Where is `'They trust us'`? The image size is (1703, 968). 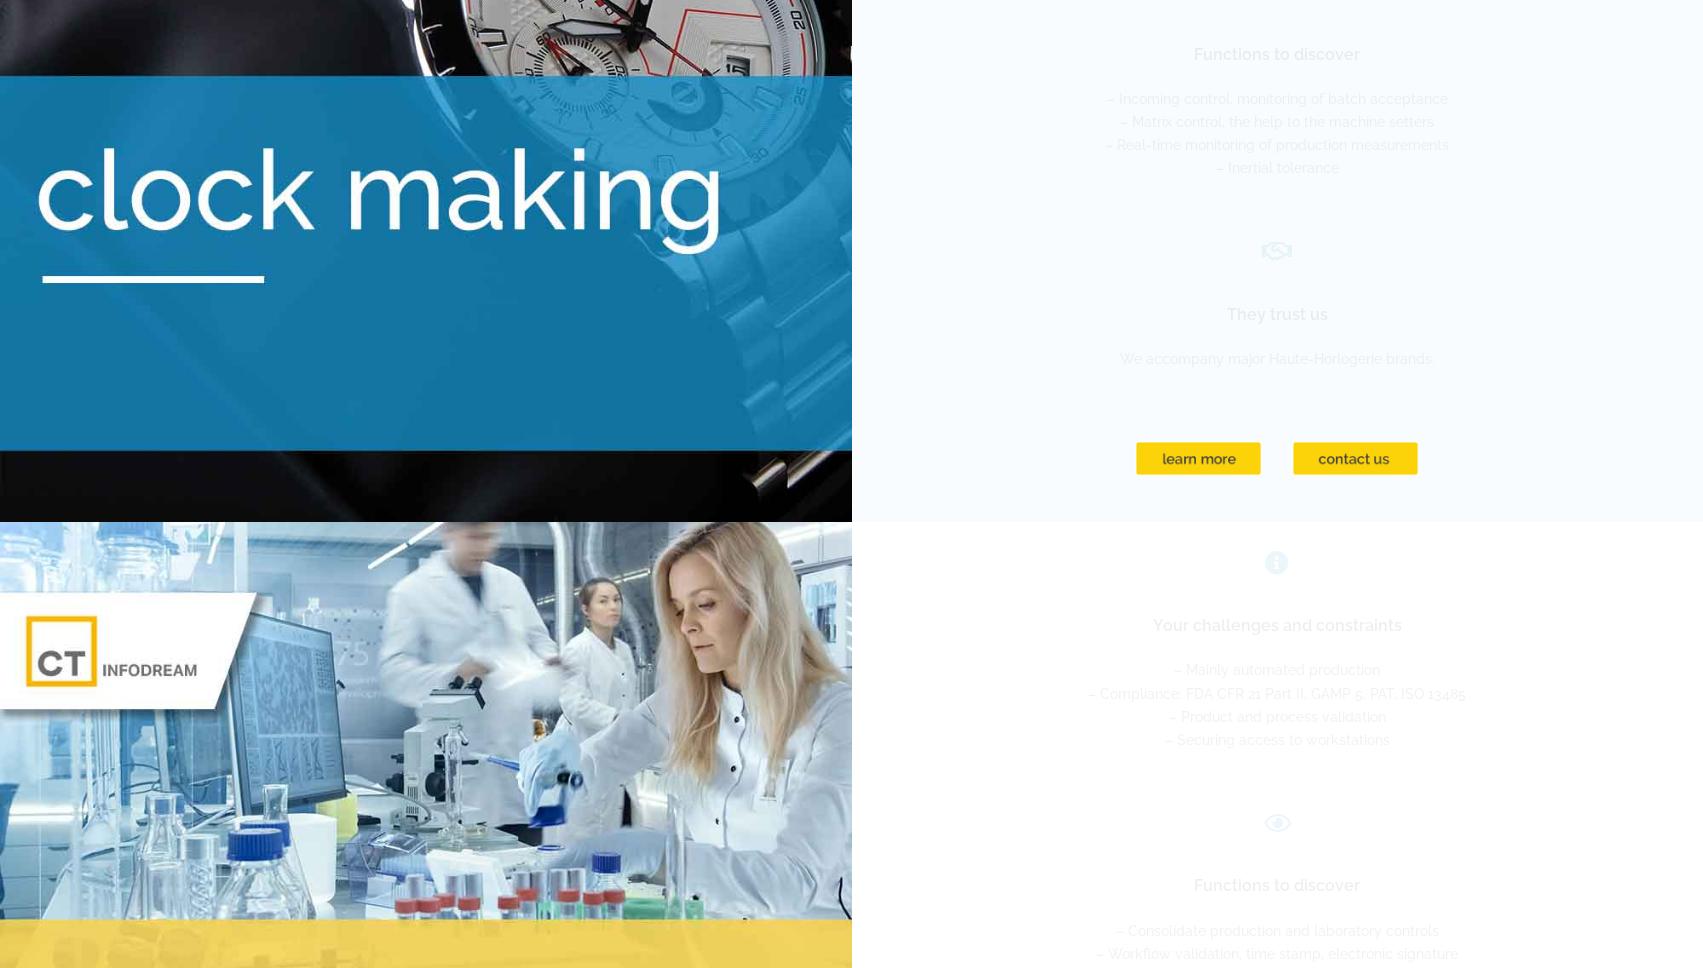
'They trust us' is located at coordinates (1275, 312).